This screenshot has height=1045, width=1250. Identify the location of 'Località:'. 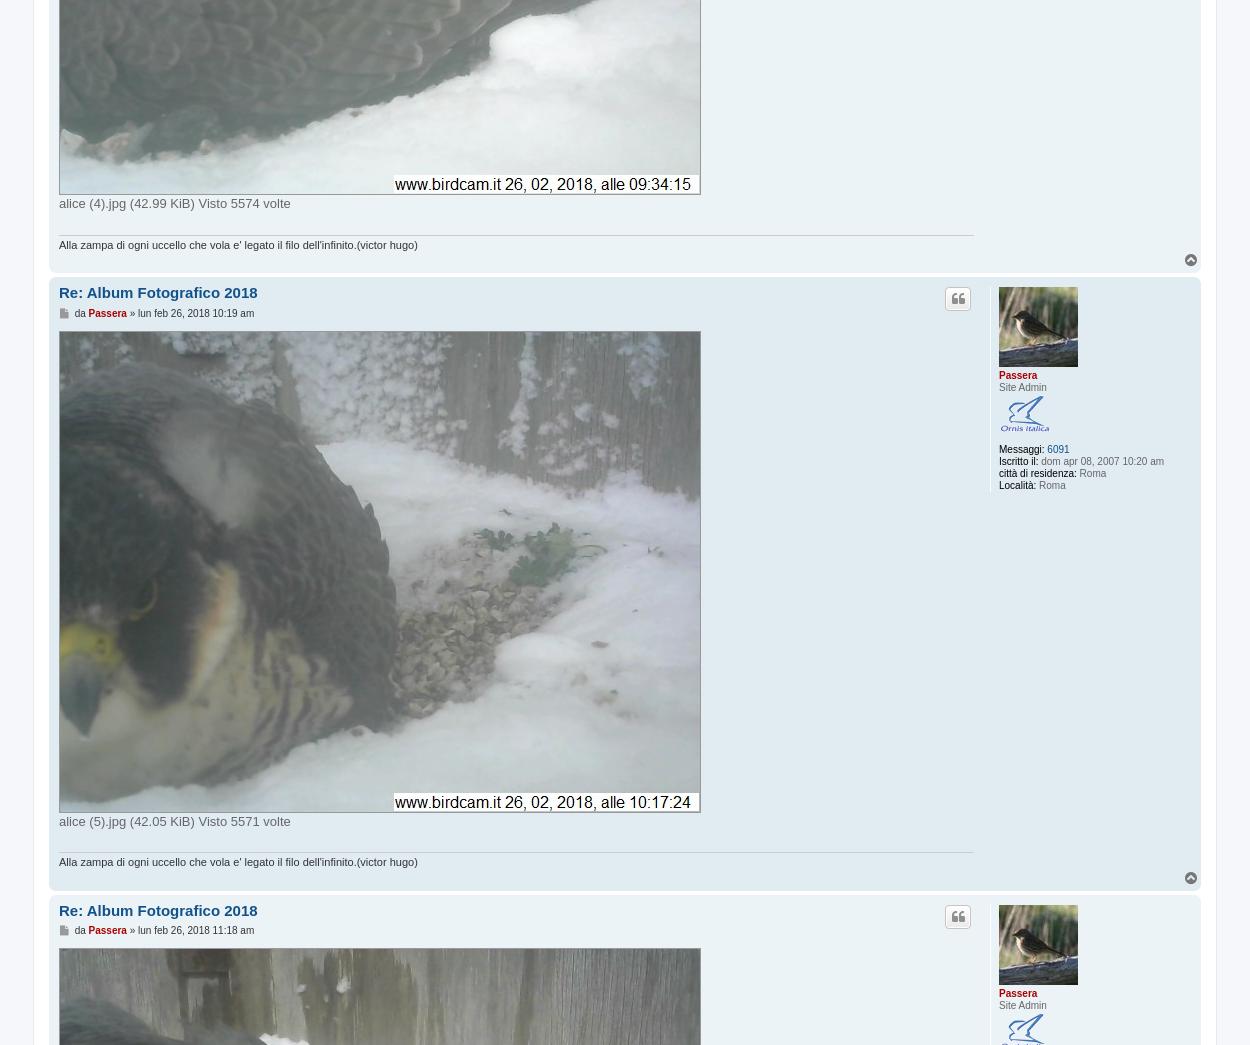
(998, 484).